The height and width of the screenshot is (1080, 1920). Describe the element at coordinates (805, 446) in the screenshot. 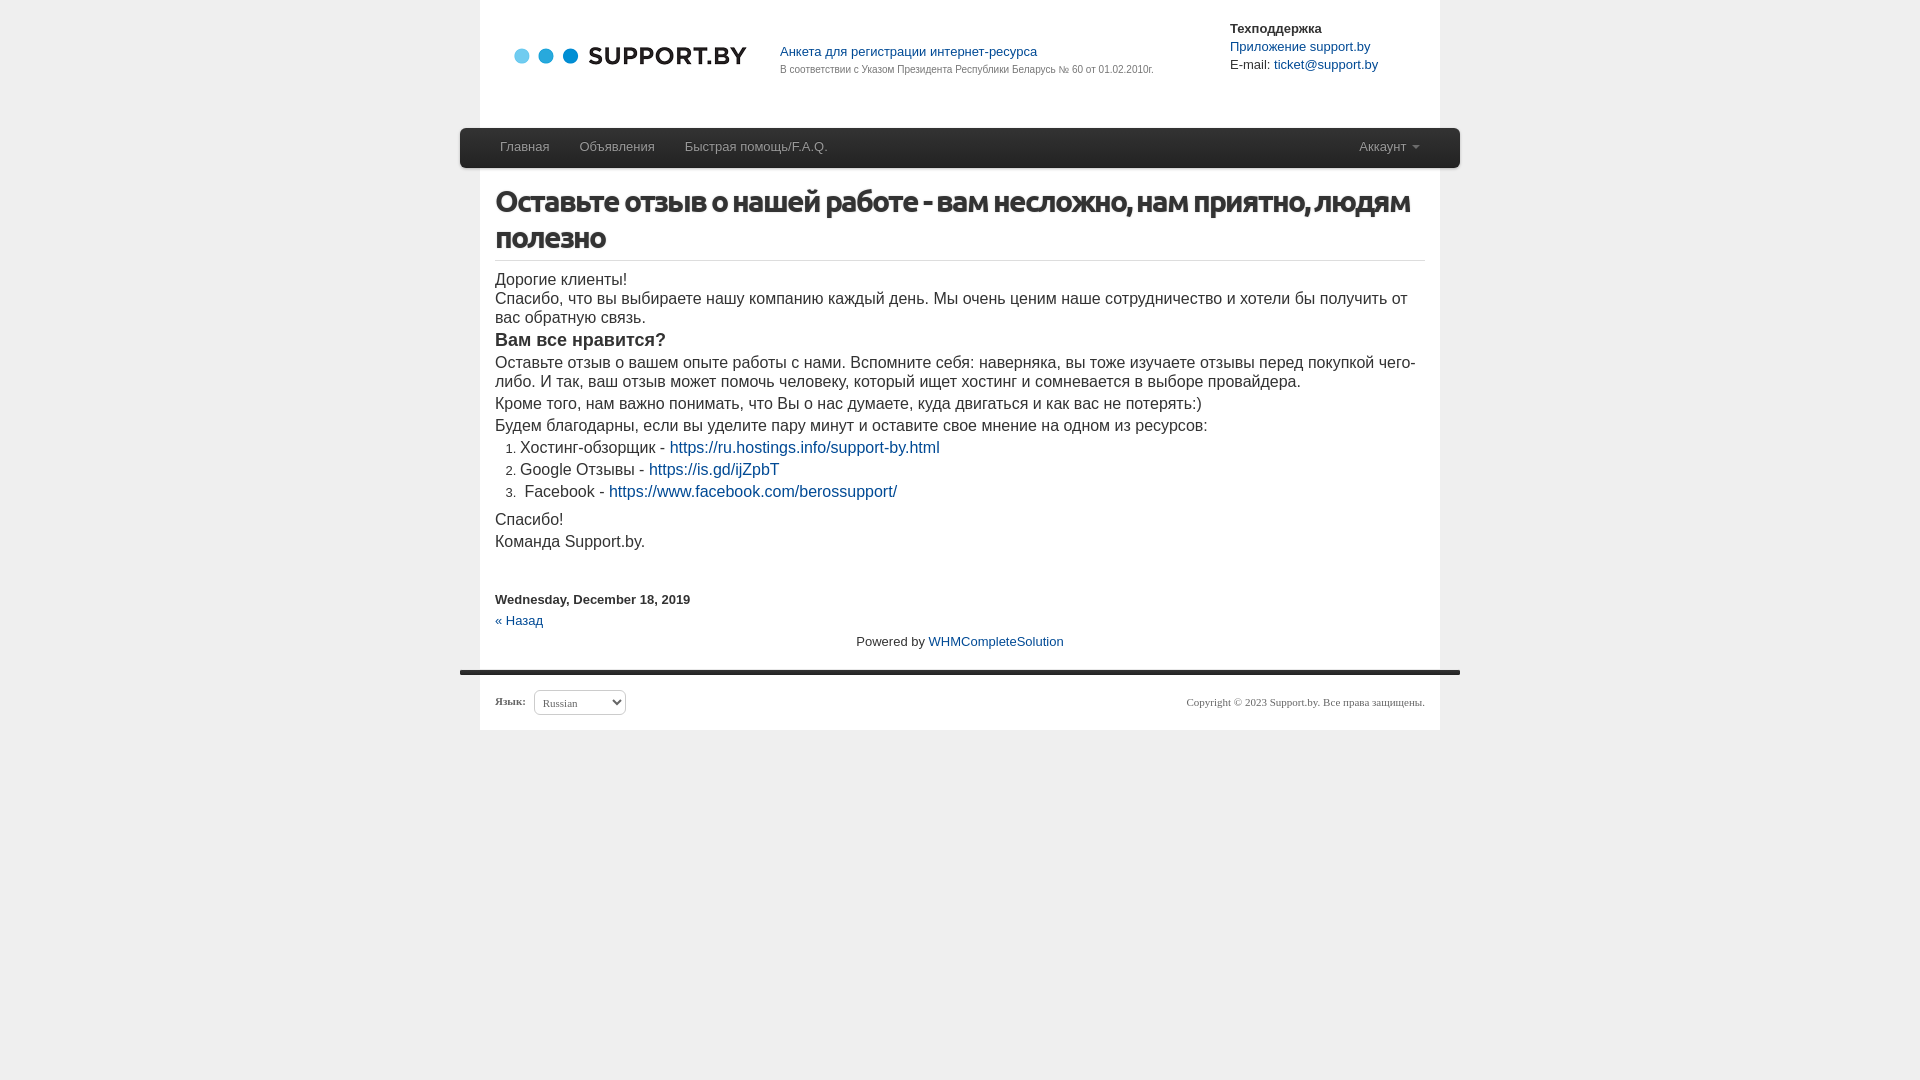

I see `'https://ru.hostings.info/support-by.html'` at that location.